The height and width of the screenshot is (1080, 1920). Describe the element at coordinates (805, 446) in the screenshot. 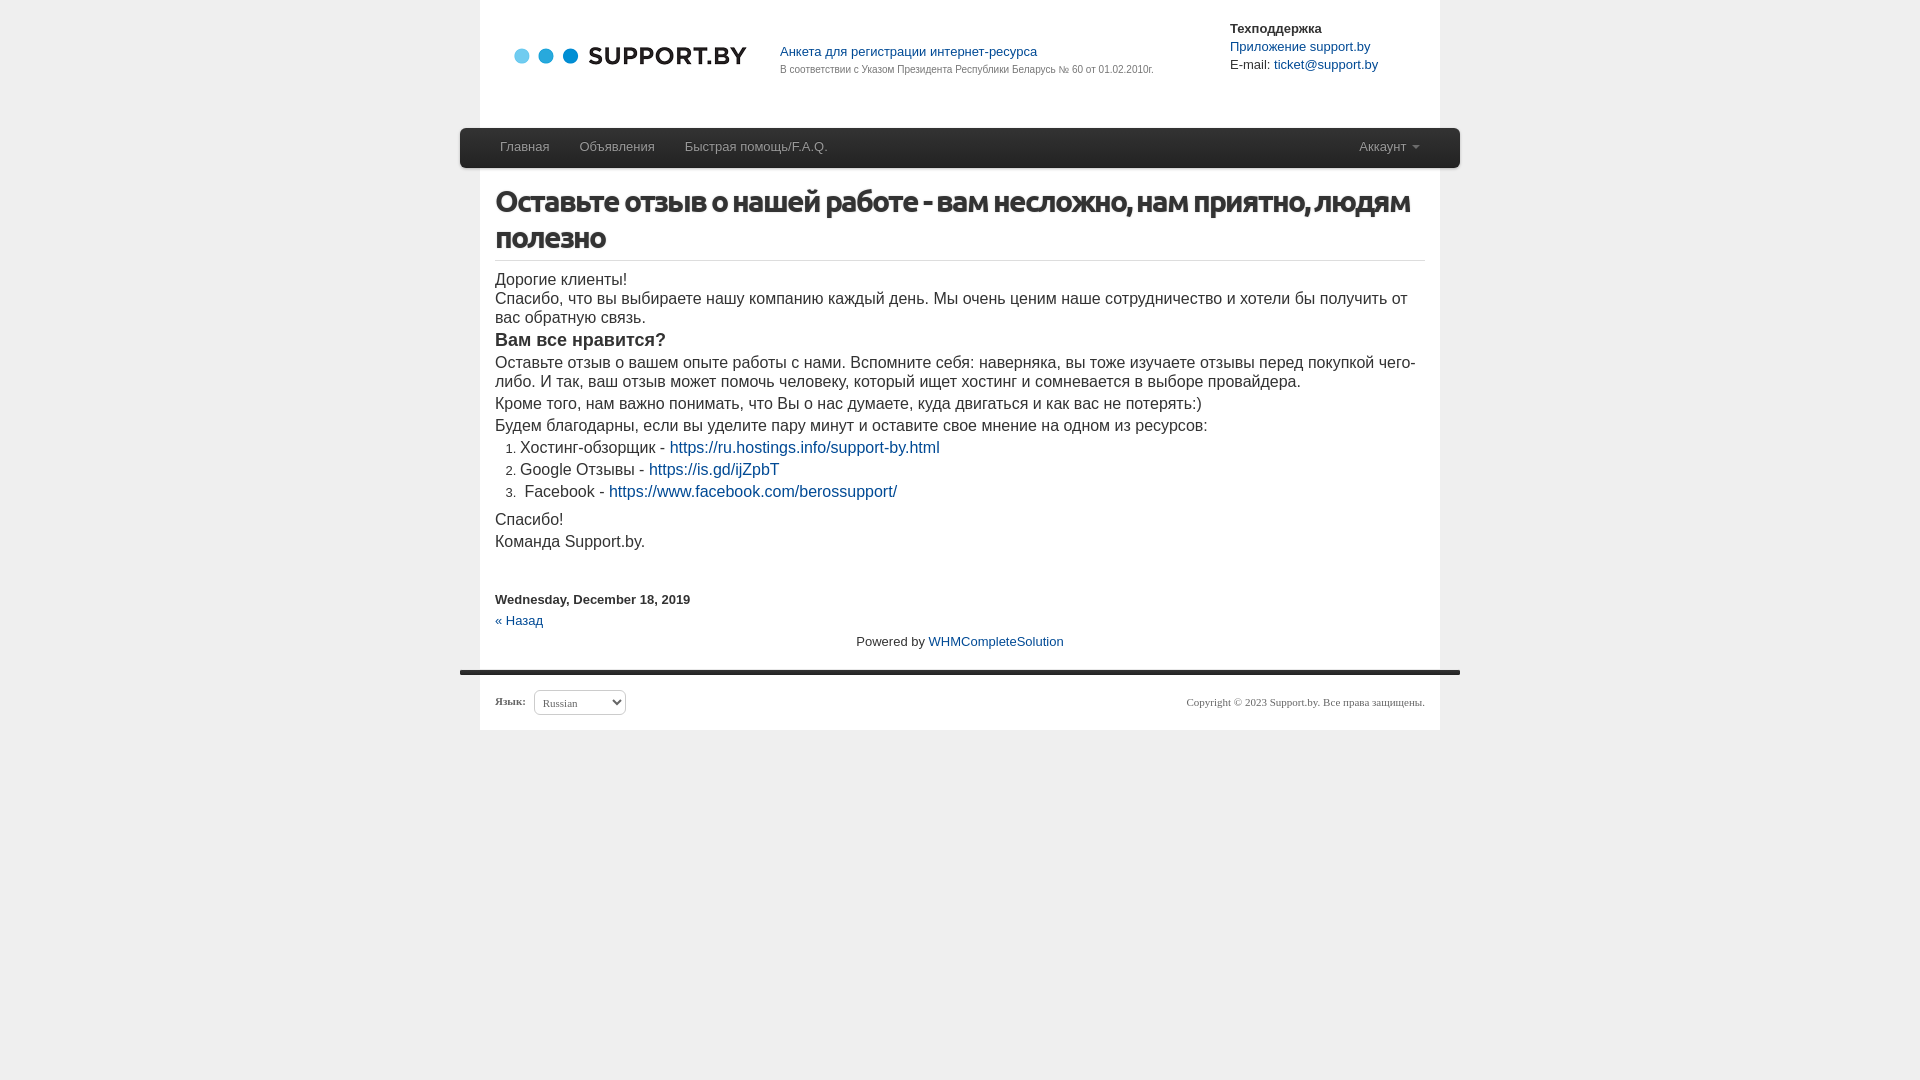

I see `'https://ru.hostings.info/support-by.html'` at that location.